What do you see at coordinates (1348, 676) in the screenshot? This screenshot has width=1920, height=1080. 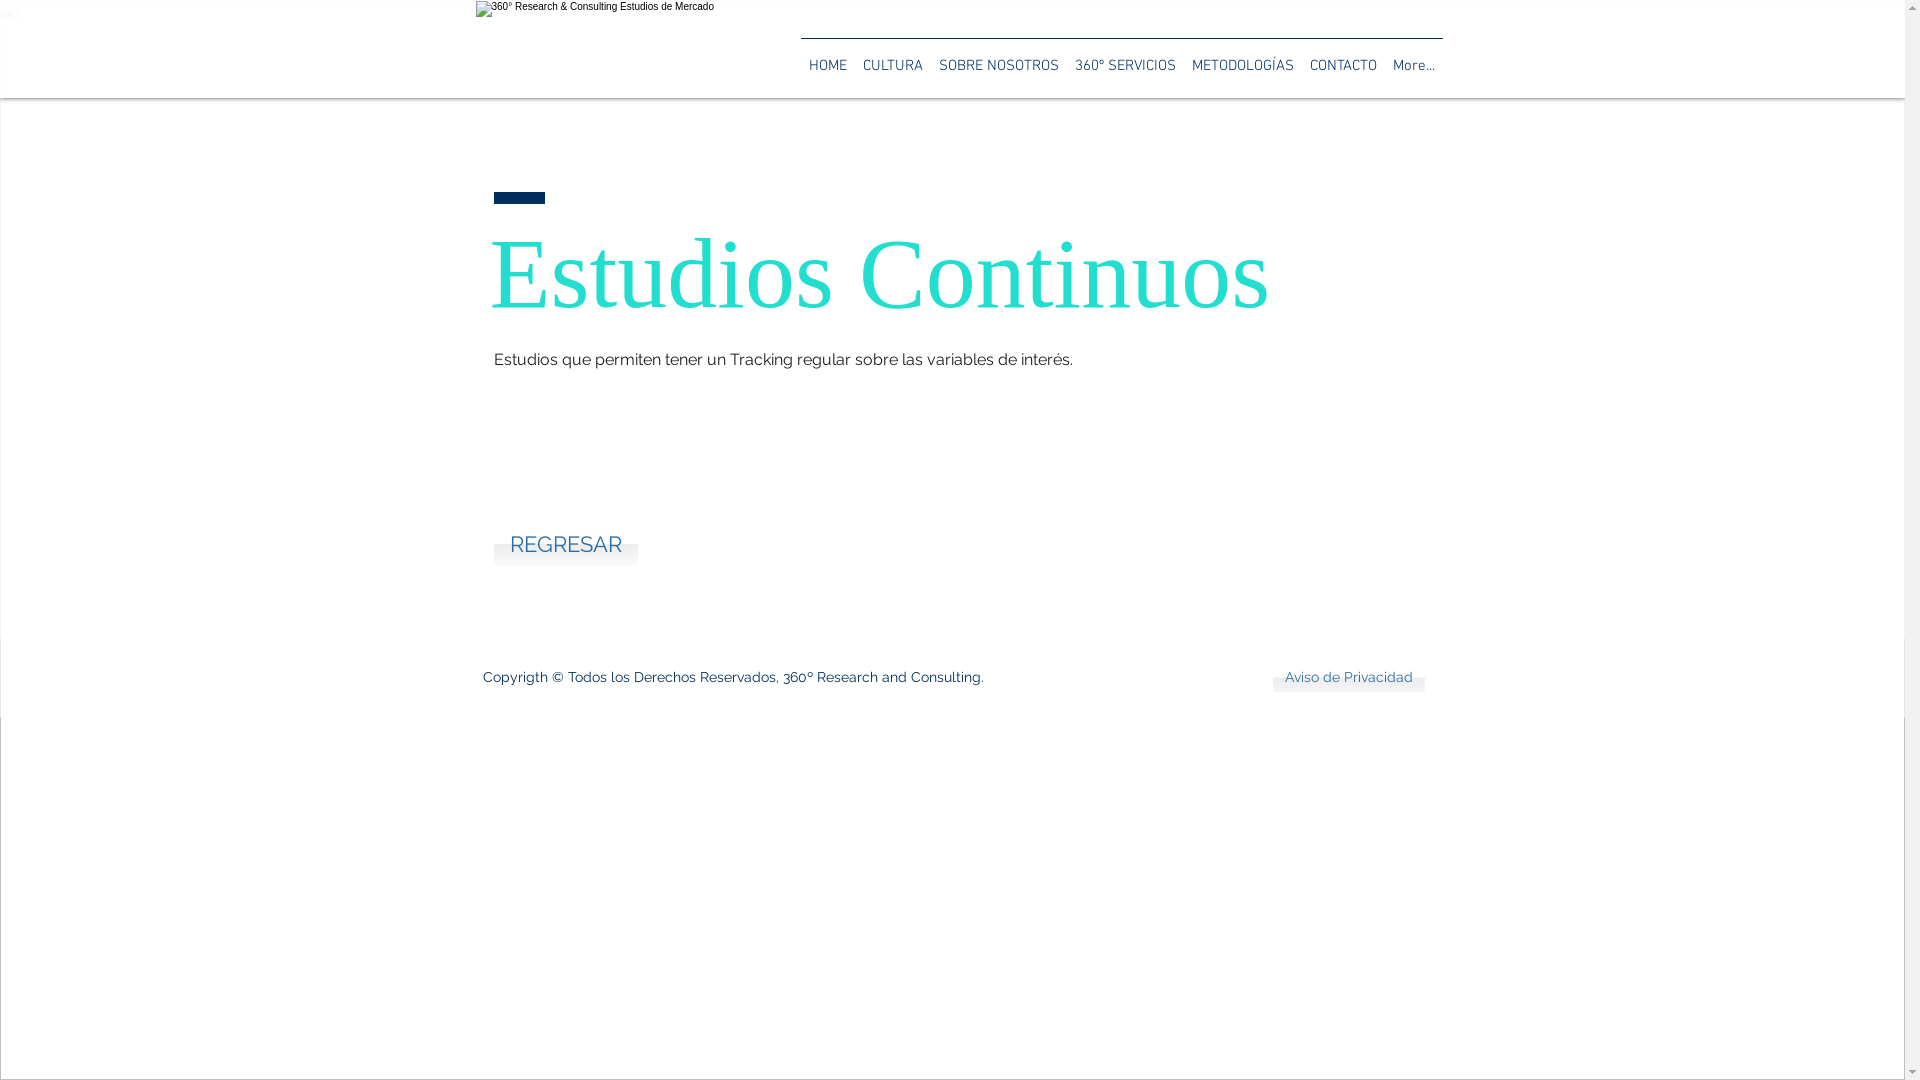 I see `'Aviso de Privacidad'` at bounding box center [1348, 676].